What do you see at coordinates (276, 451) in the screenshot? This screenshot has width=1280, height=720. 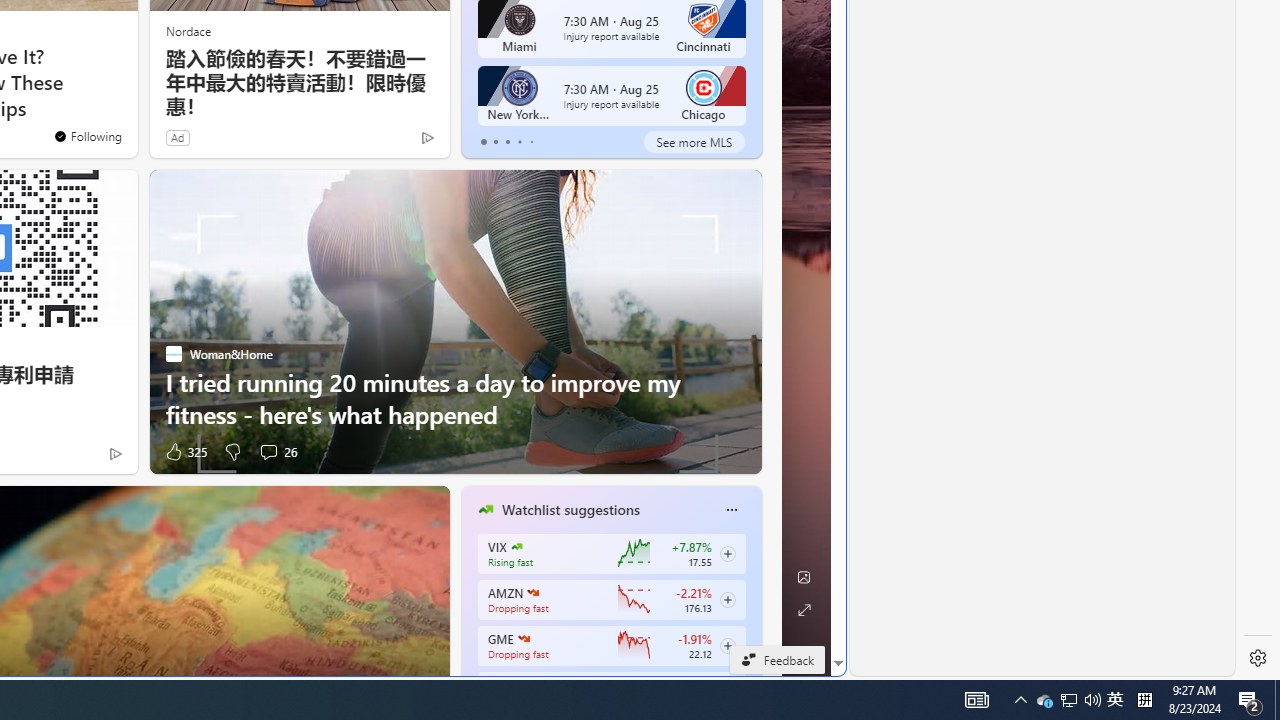 I see `'View comments 26 Comment'` at bounding box center [276, 451].